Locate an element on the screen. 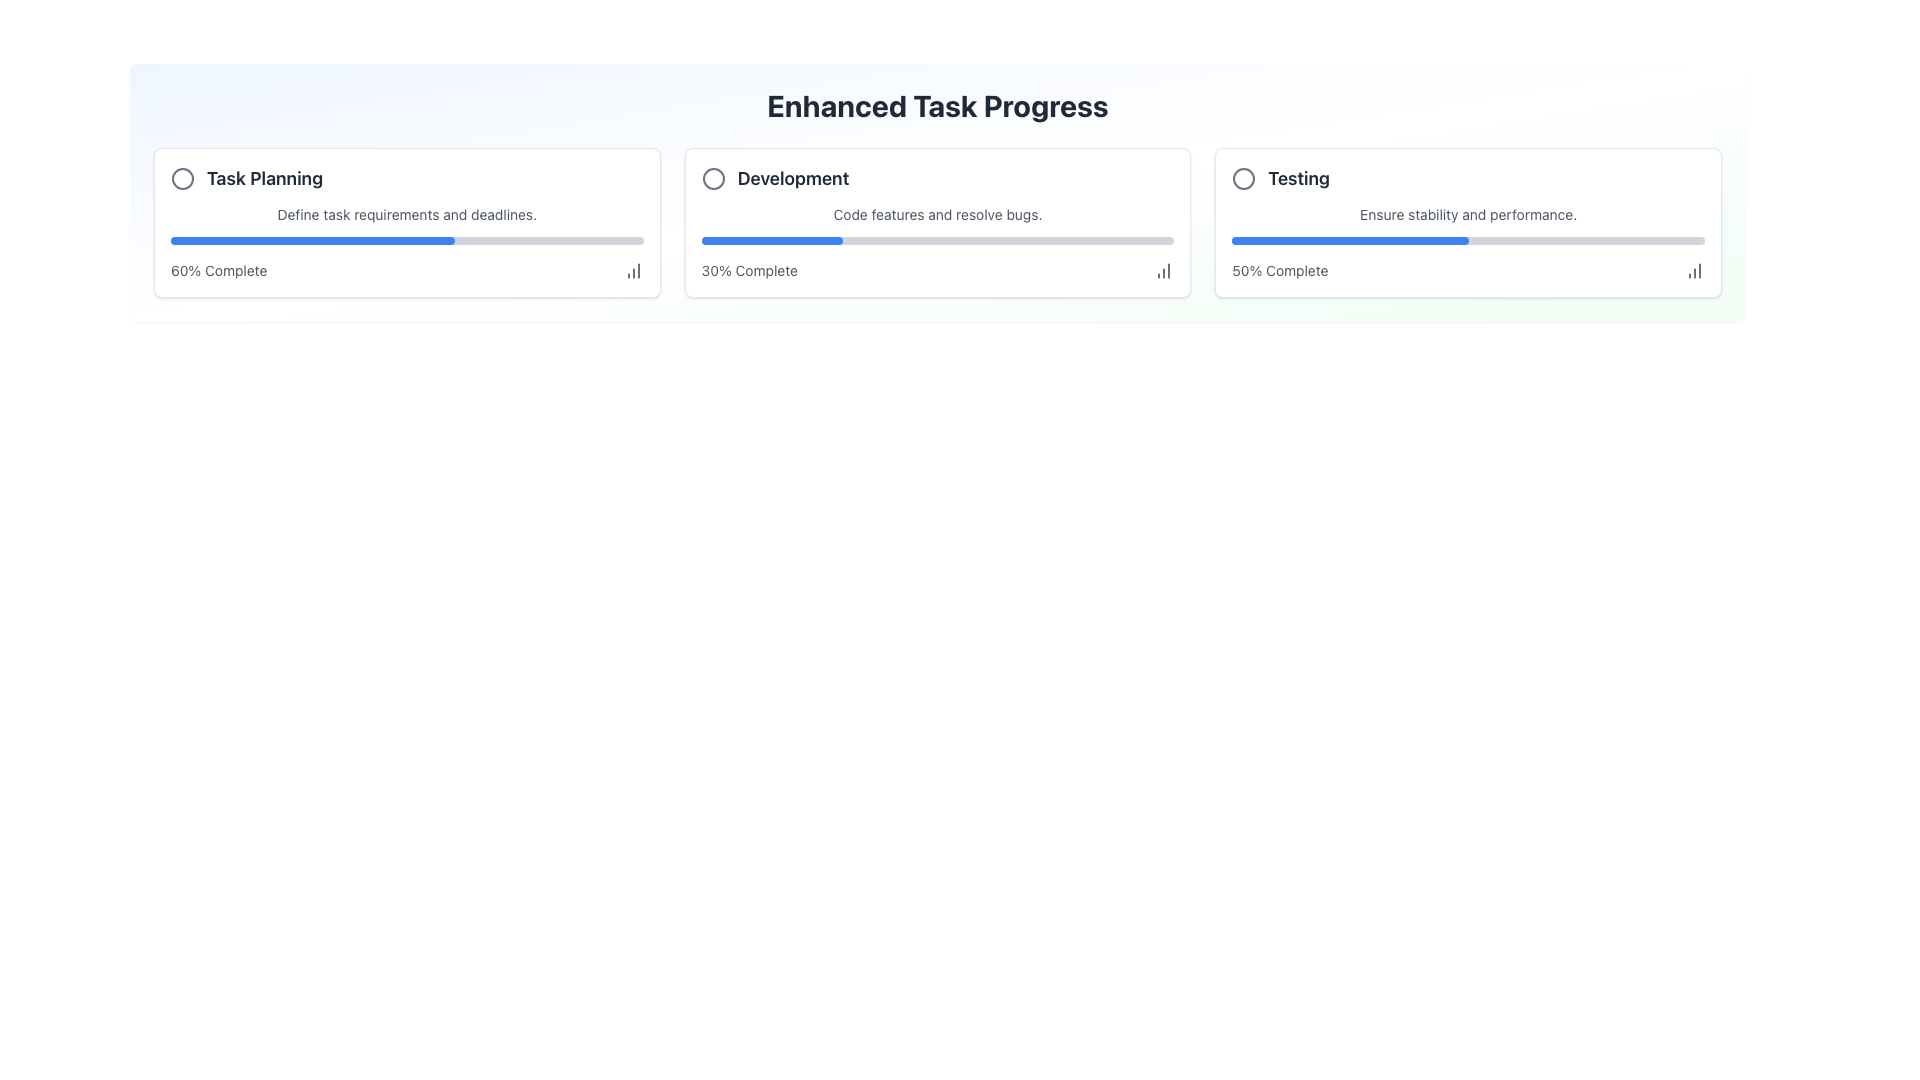  the progress bar segment indicating 30% completion in the Development section is located at coordinates (771, 239).